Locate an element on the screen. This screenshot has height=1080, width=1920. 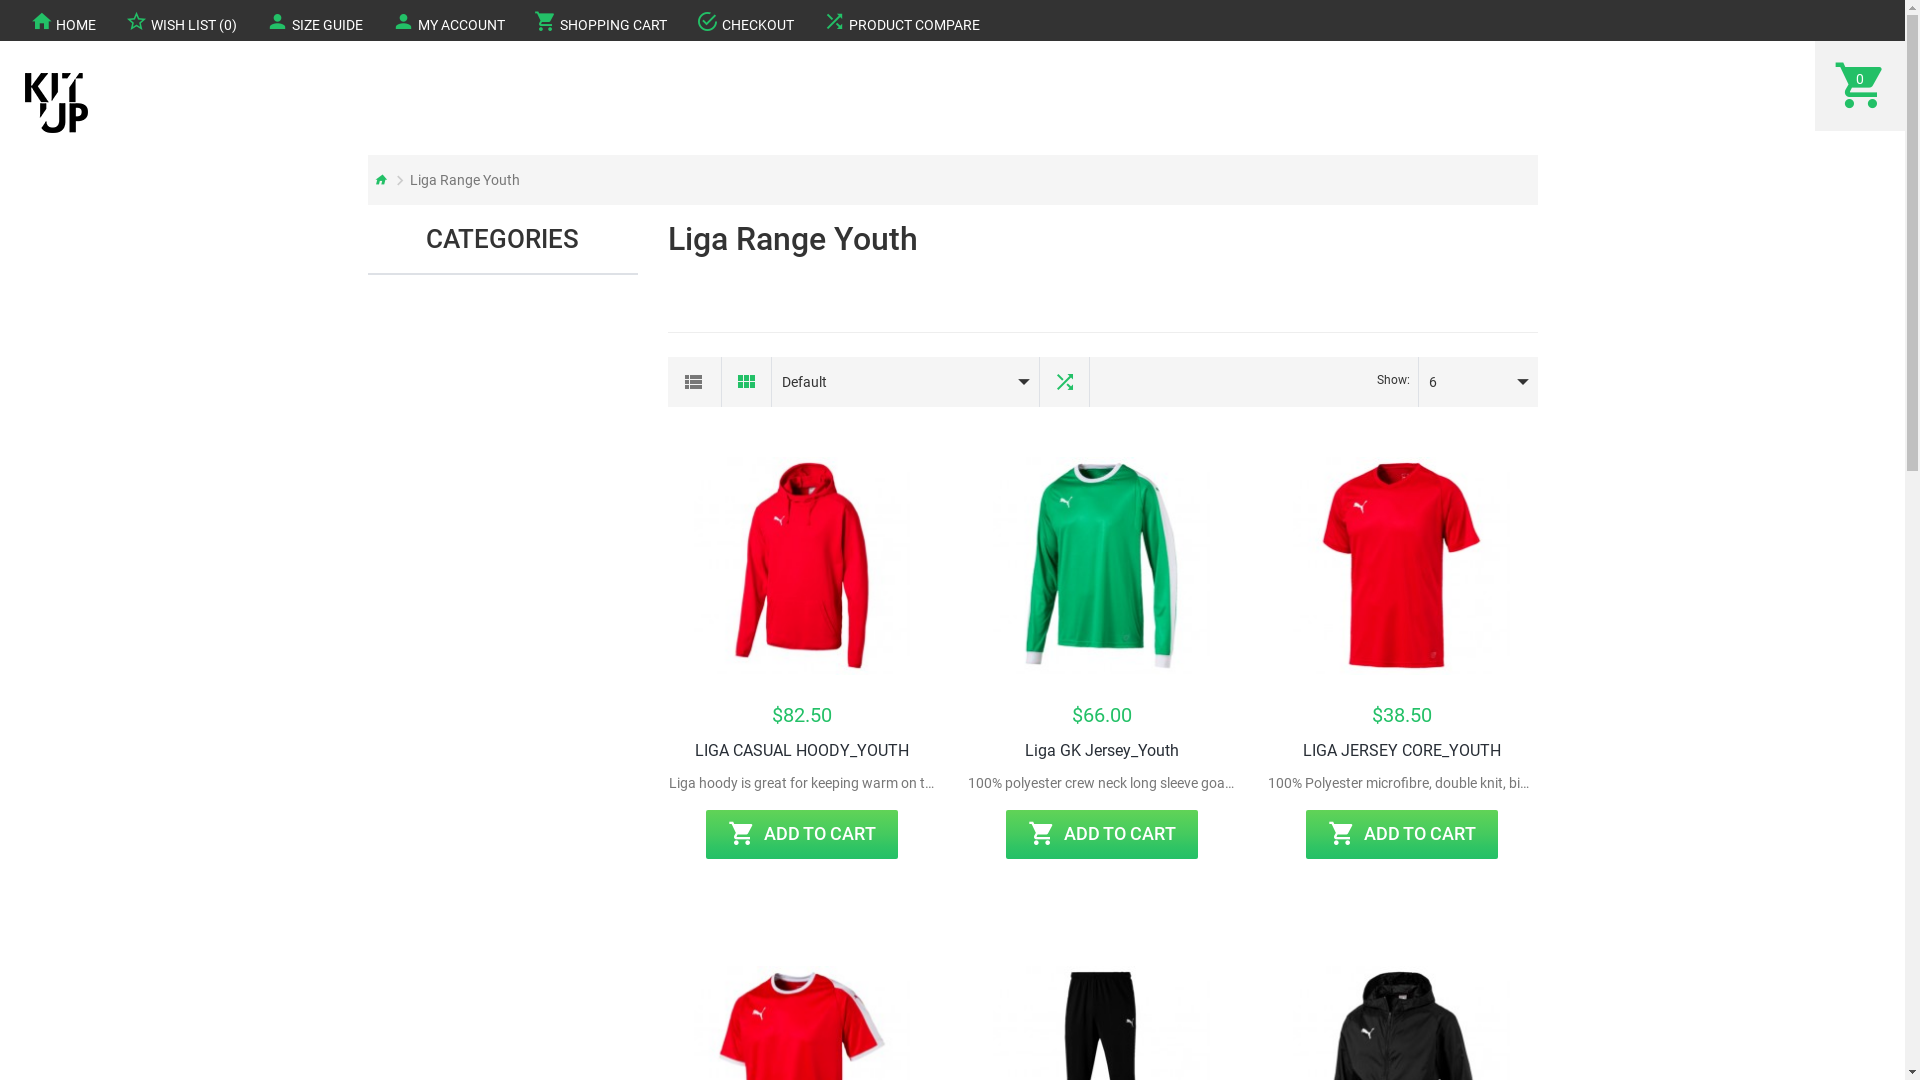
'PRODUCT COMPARE' is located at coordinates (900, 20).